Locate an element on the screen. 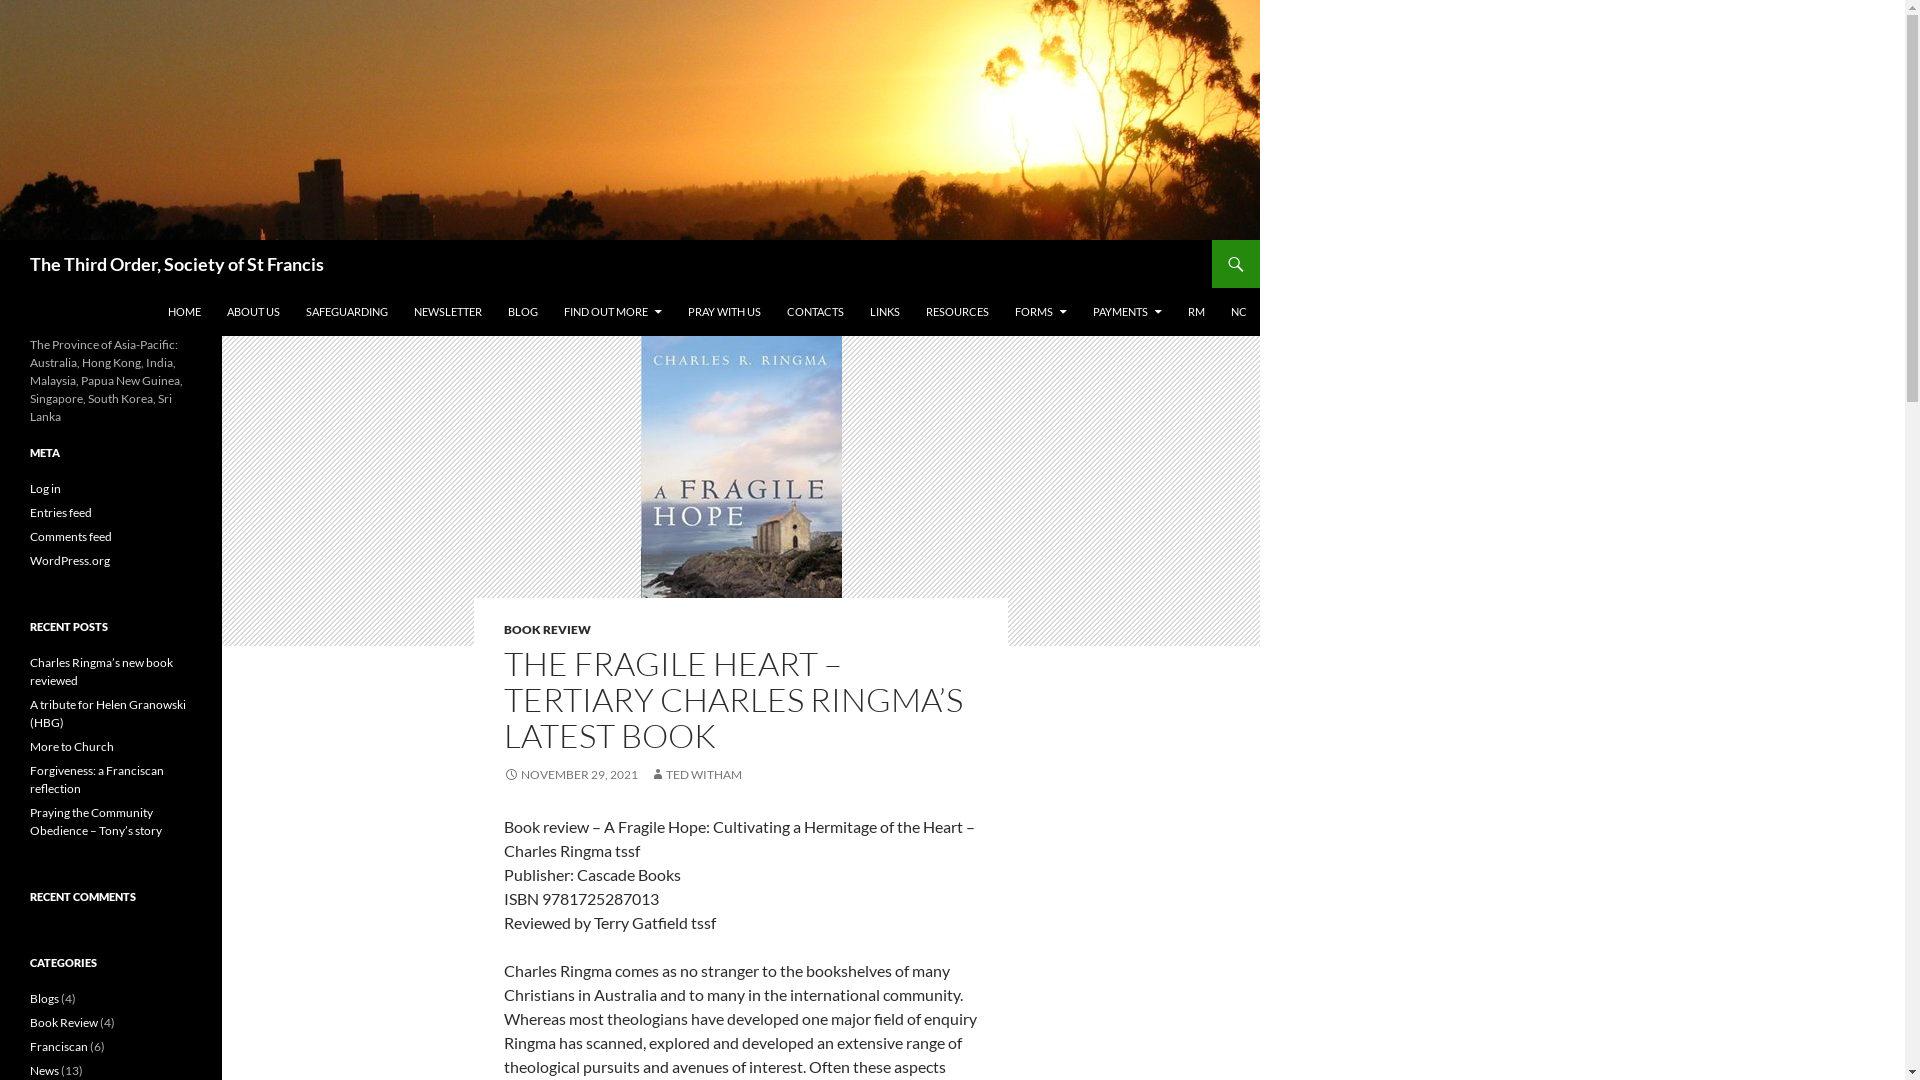 This screenshot has width=1920, height=1080. 'Franciscan' is located at coordinates (29, 1045).